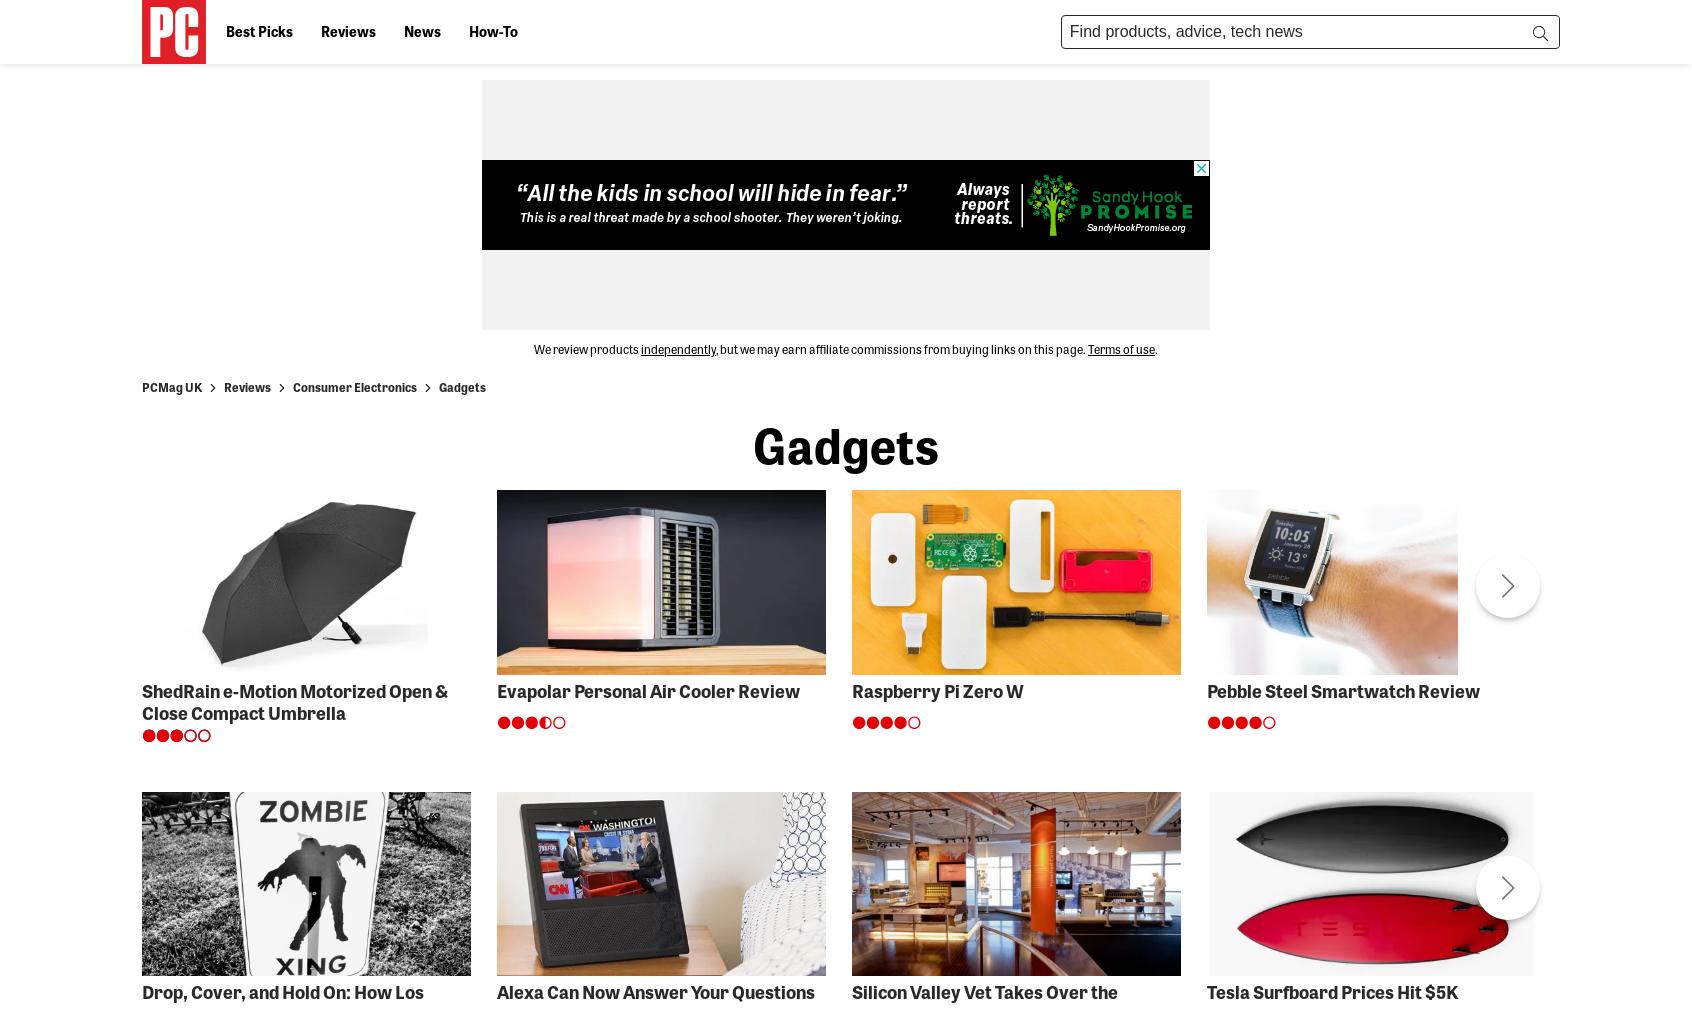 Image resolution: width=1692 pixels, height=1009 pixels. Describe the element at coordinates (422, 29) in the screenshot. I see `'News'` at that location.